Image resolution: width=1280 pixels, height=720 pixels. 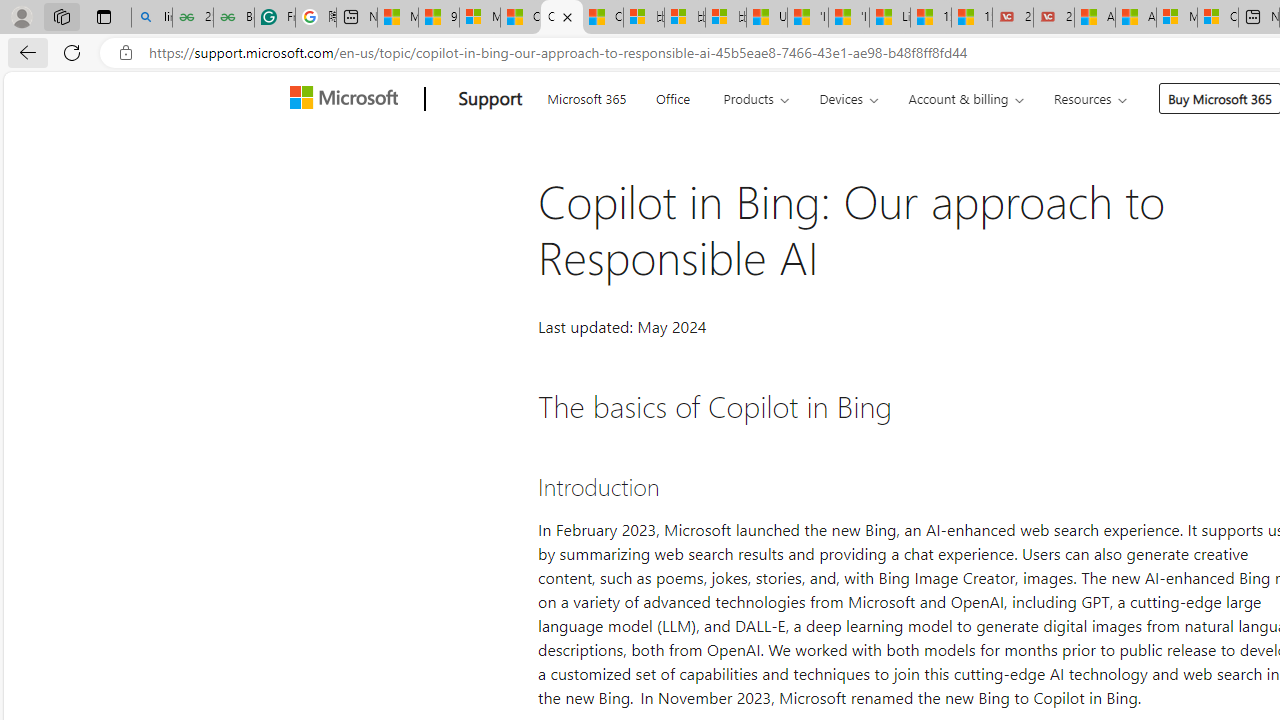 I want to click on 'linux basic - Search', so click(x=150, y=17).